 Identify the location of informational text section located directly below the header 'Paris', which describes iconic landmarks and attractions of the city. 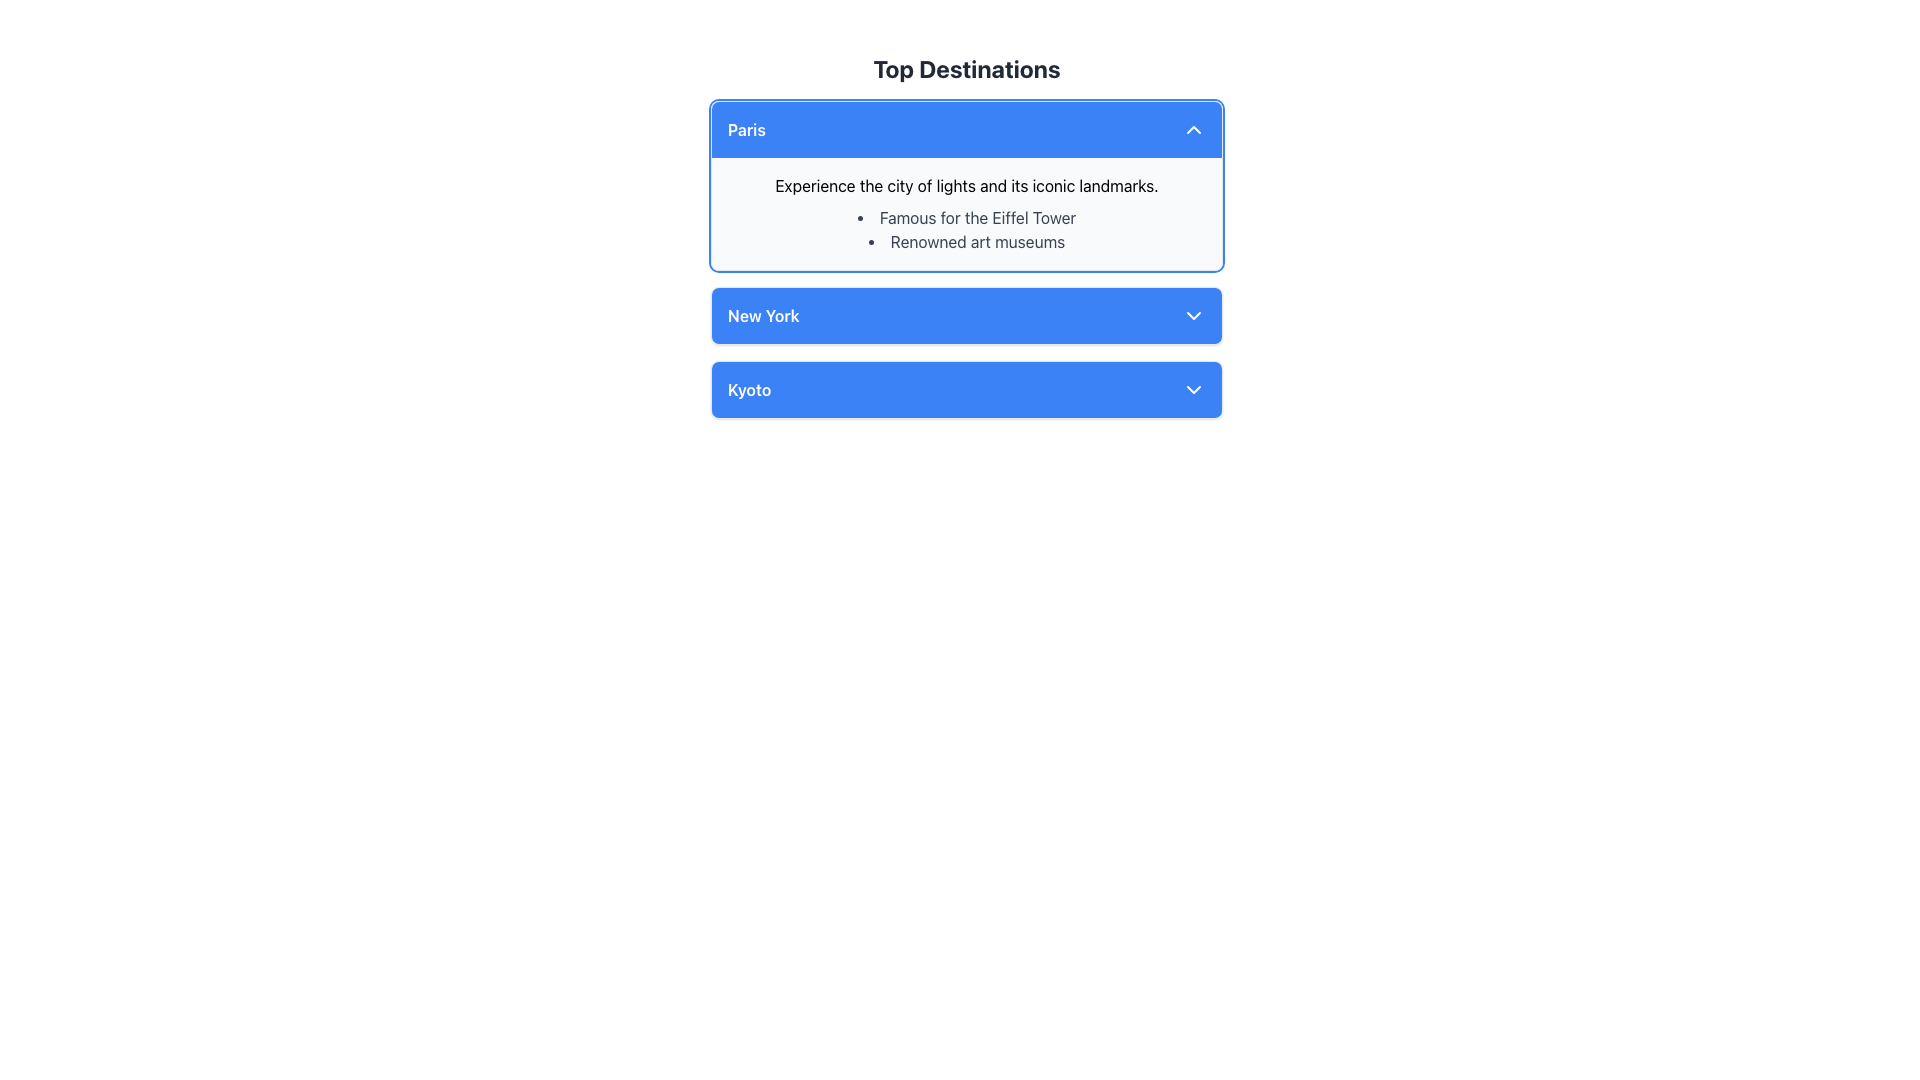
(966, 213).